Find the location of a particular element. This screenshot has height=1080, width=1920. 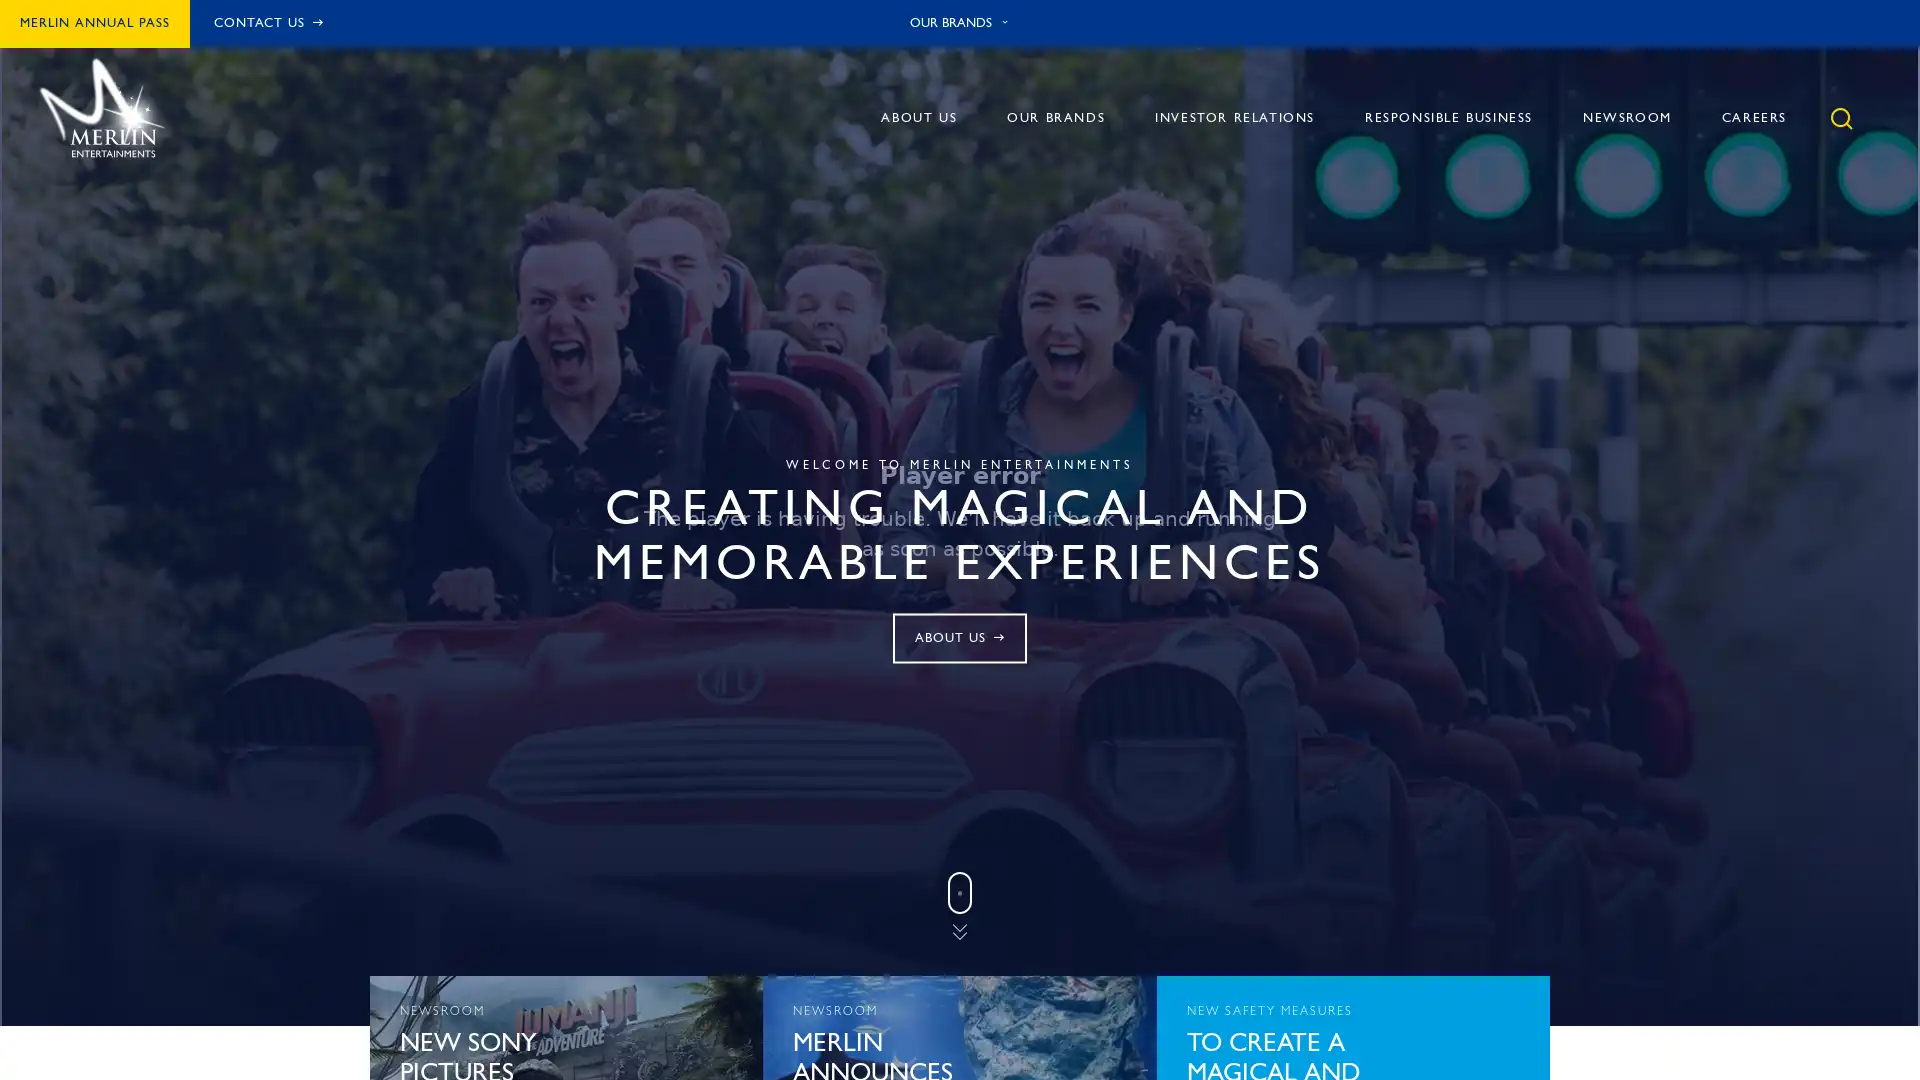

Back is located at coordinates (1280, 176).